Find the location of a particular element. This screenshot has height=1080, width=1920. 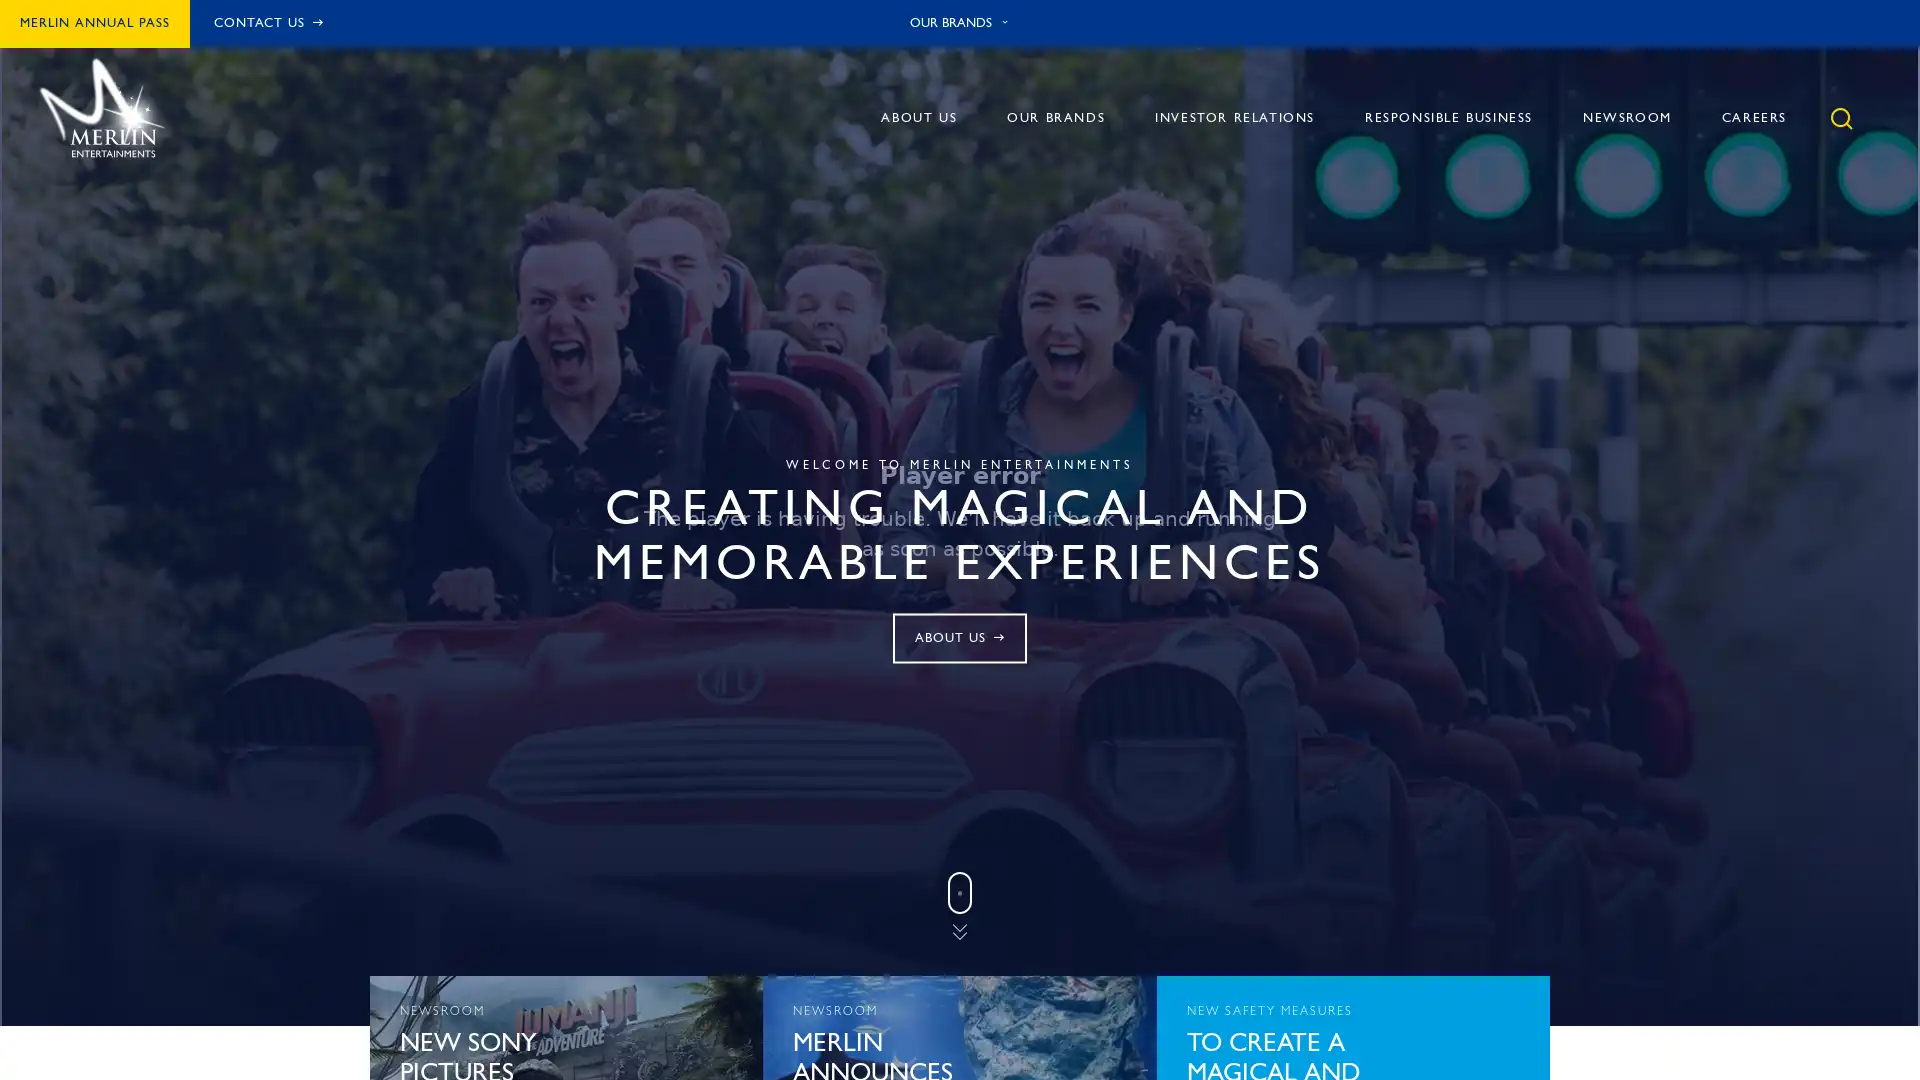

Back is located at coordinates (1280, 176).